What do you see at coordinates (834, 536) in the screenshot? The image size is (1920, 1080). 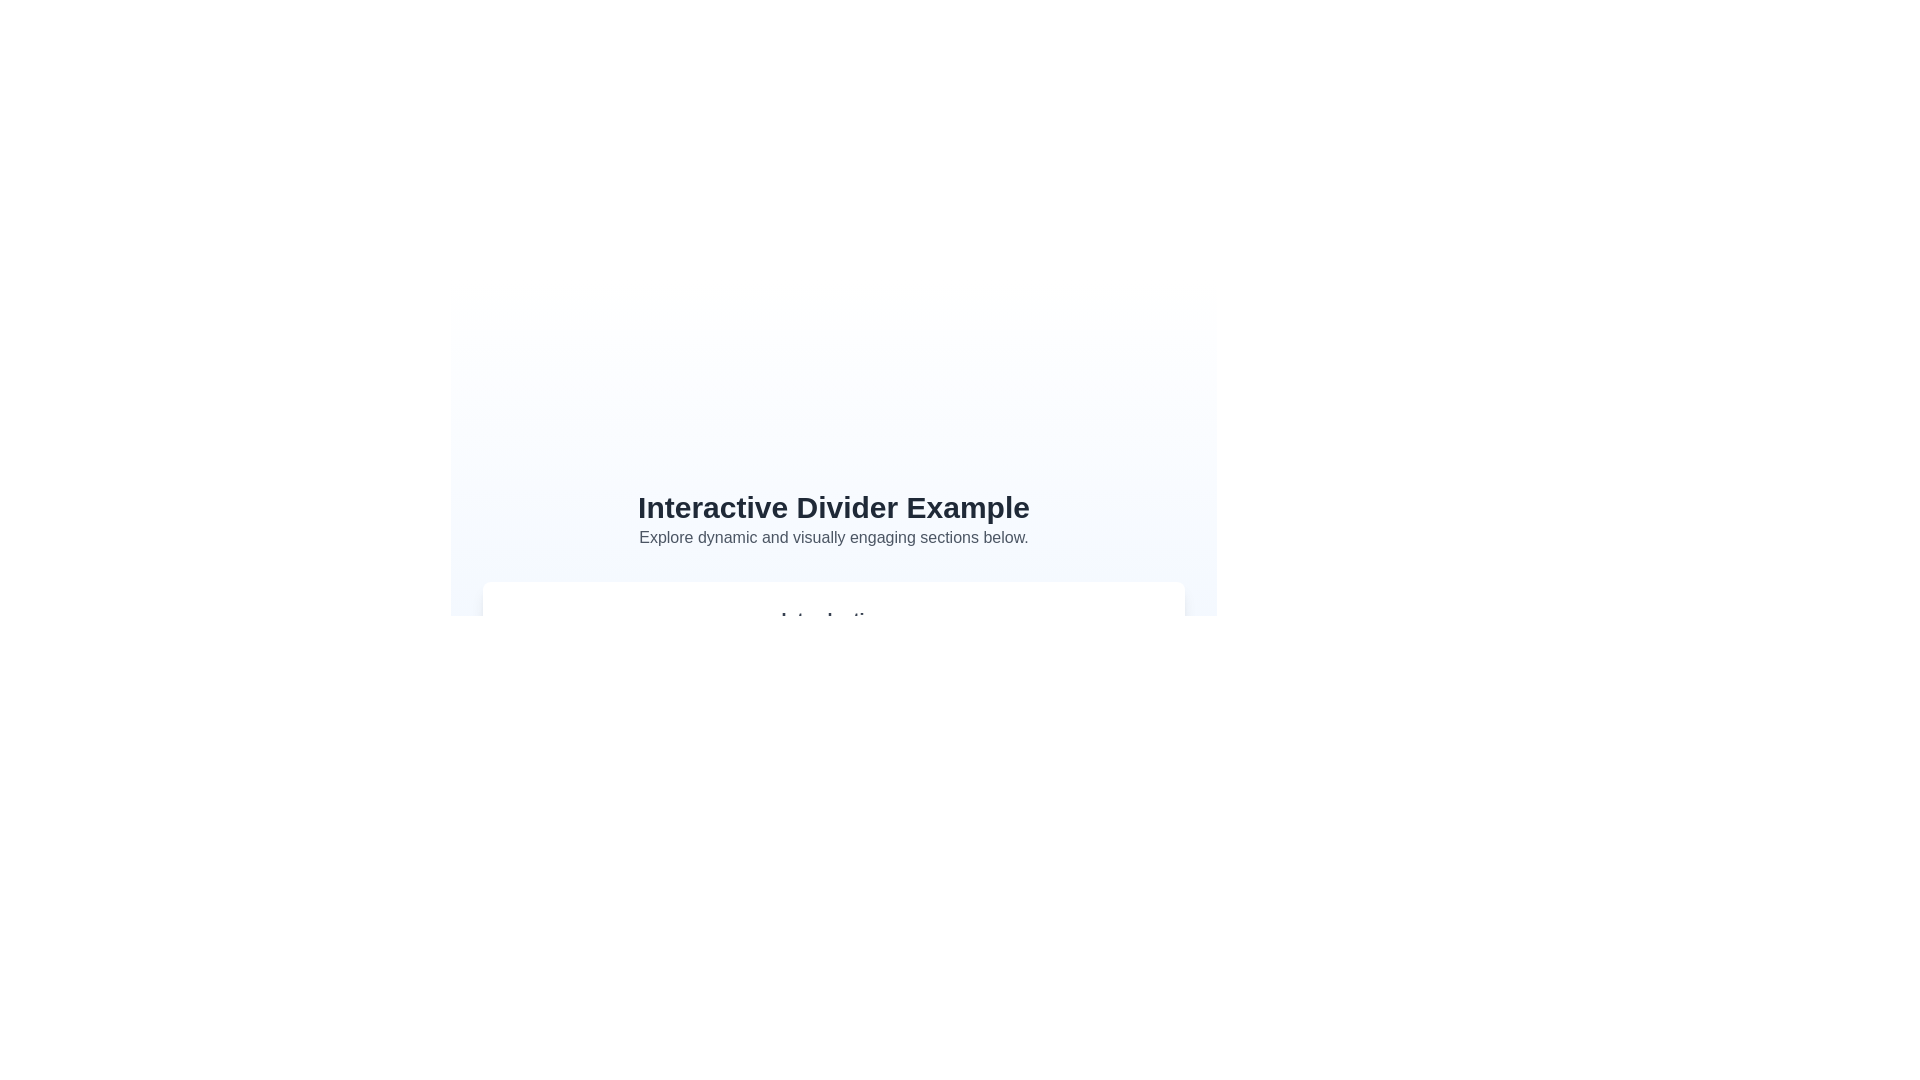 I see `the descriptive subtitle element located in the center area of the interface, which follows the text 'Interactive Divider Example'` at bounding box center [834, 536].